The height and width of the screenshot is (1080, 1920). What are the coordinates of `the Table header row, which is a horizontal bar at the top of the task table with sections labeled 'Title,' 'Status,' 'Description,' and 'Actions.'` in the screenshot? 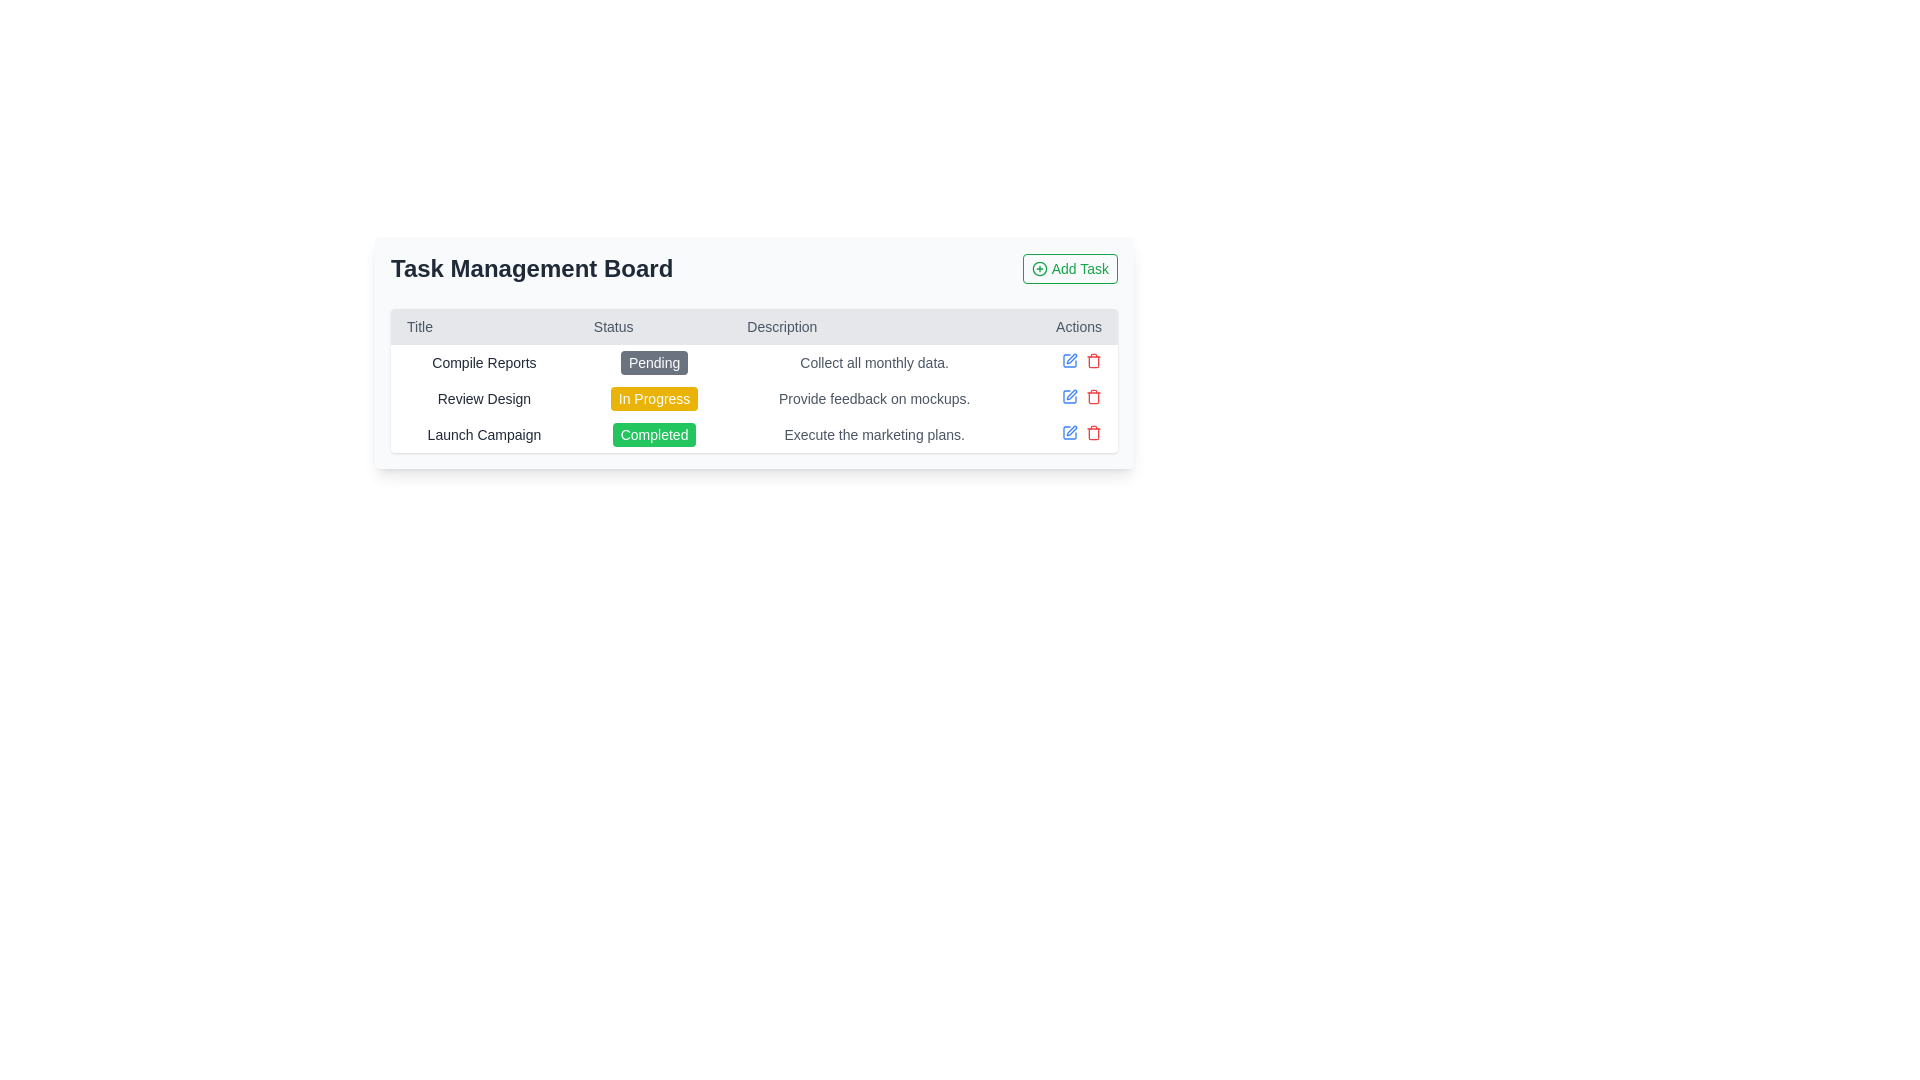 It's located at (753, 326).